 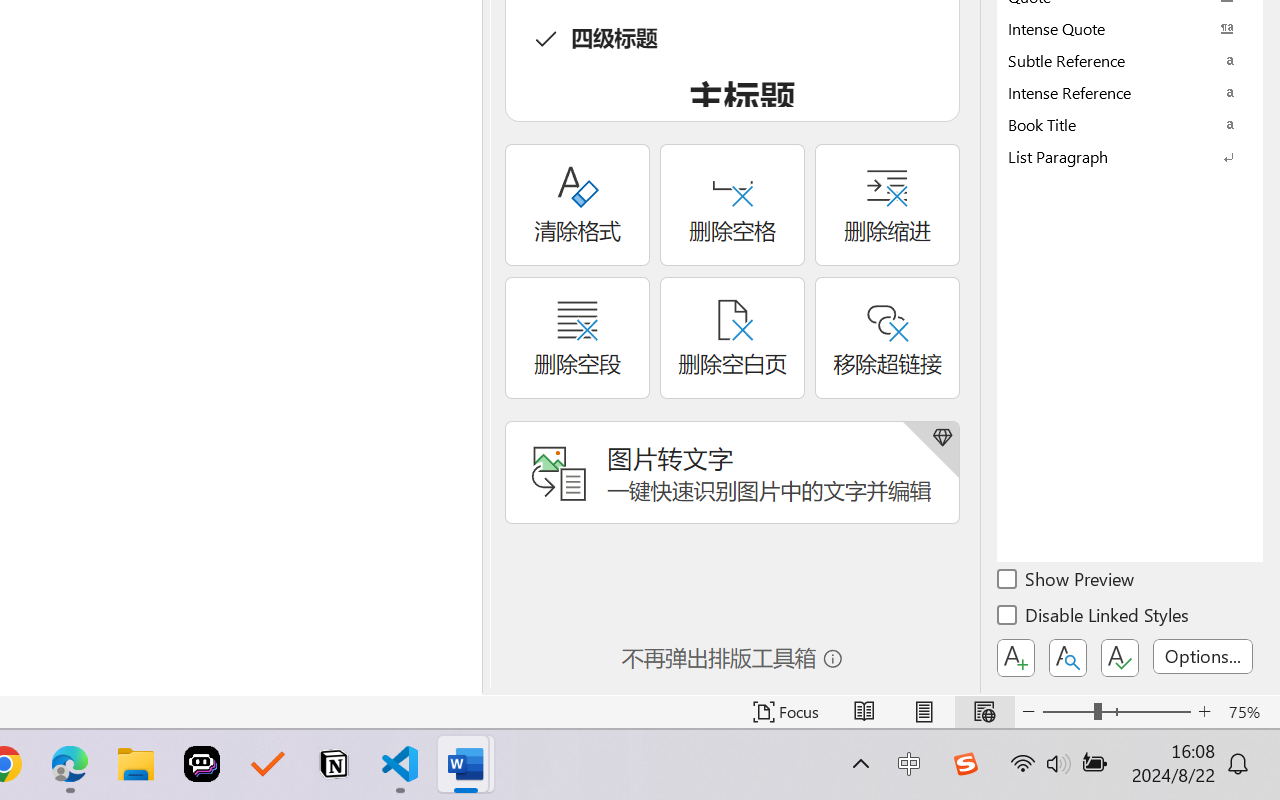 What do you see at coordinates (334, 764) in the screenshot?
I see `'Notion'` at bounding box center [334, 764].